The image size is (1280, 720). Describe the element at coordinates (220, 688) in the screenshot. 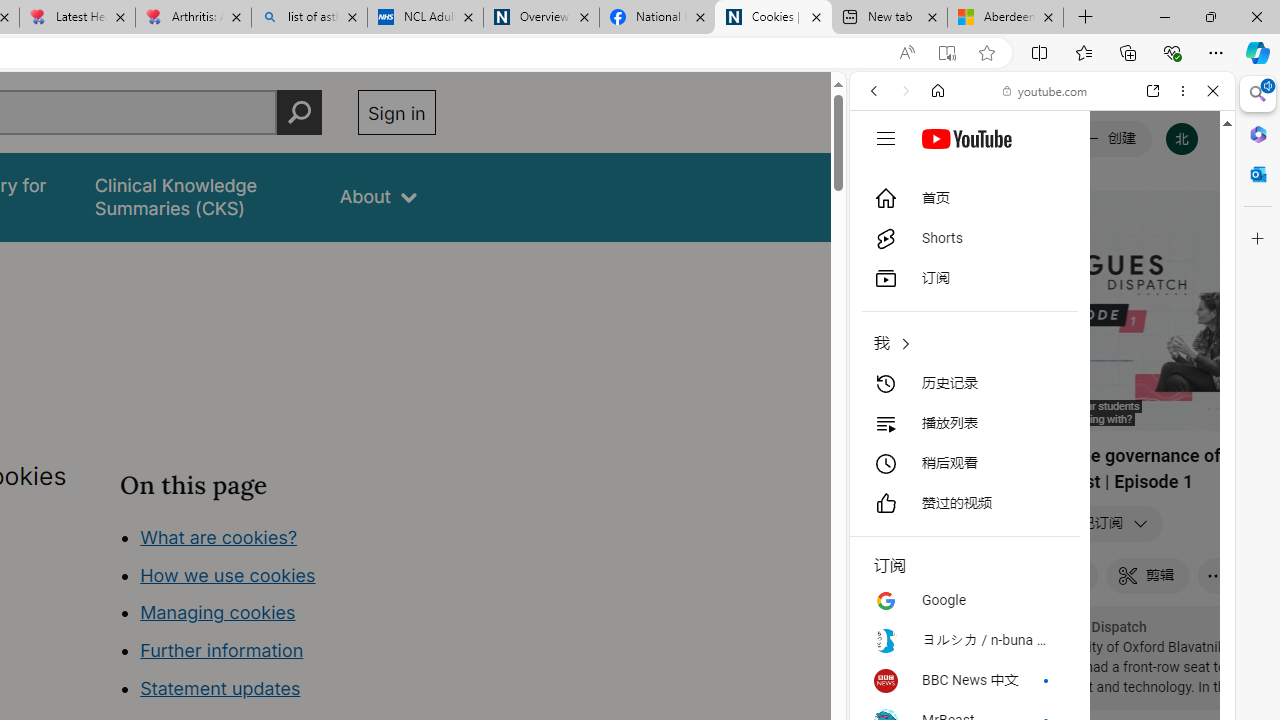

I see `'Statement updates'` at that location.